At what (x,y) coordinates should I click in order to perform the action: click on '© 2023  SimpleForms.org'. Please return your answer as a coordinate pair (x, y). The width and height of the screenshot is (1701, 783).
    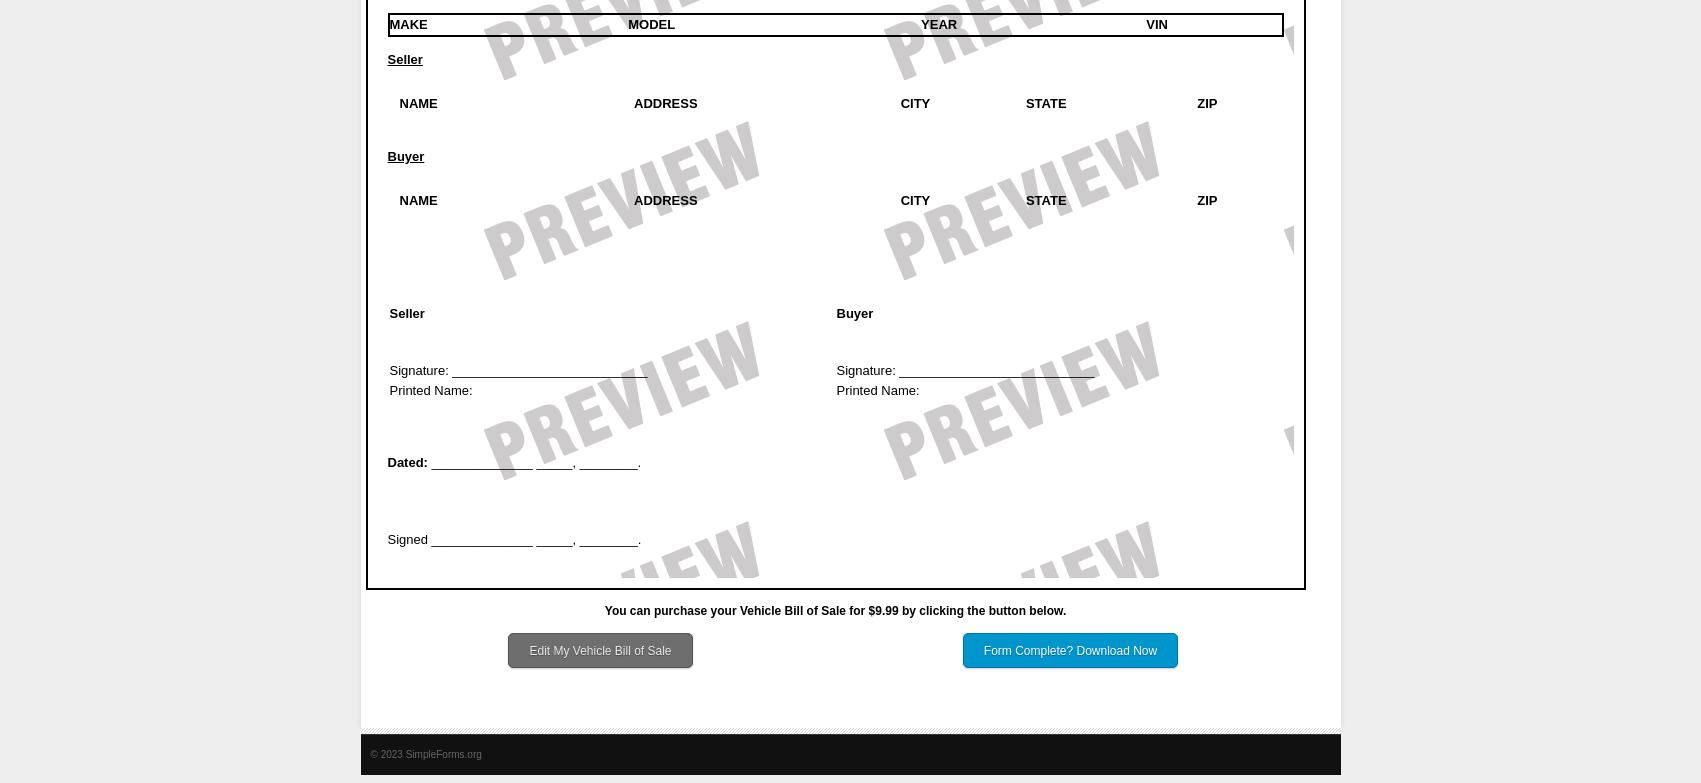
    Looking at the image, I should click on (424, 753).